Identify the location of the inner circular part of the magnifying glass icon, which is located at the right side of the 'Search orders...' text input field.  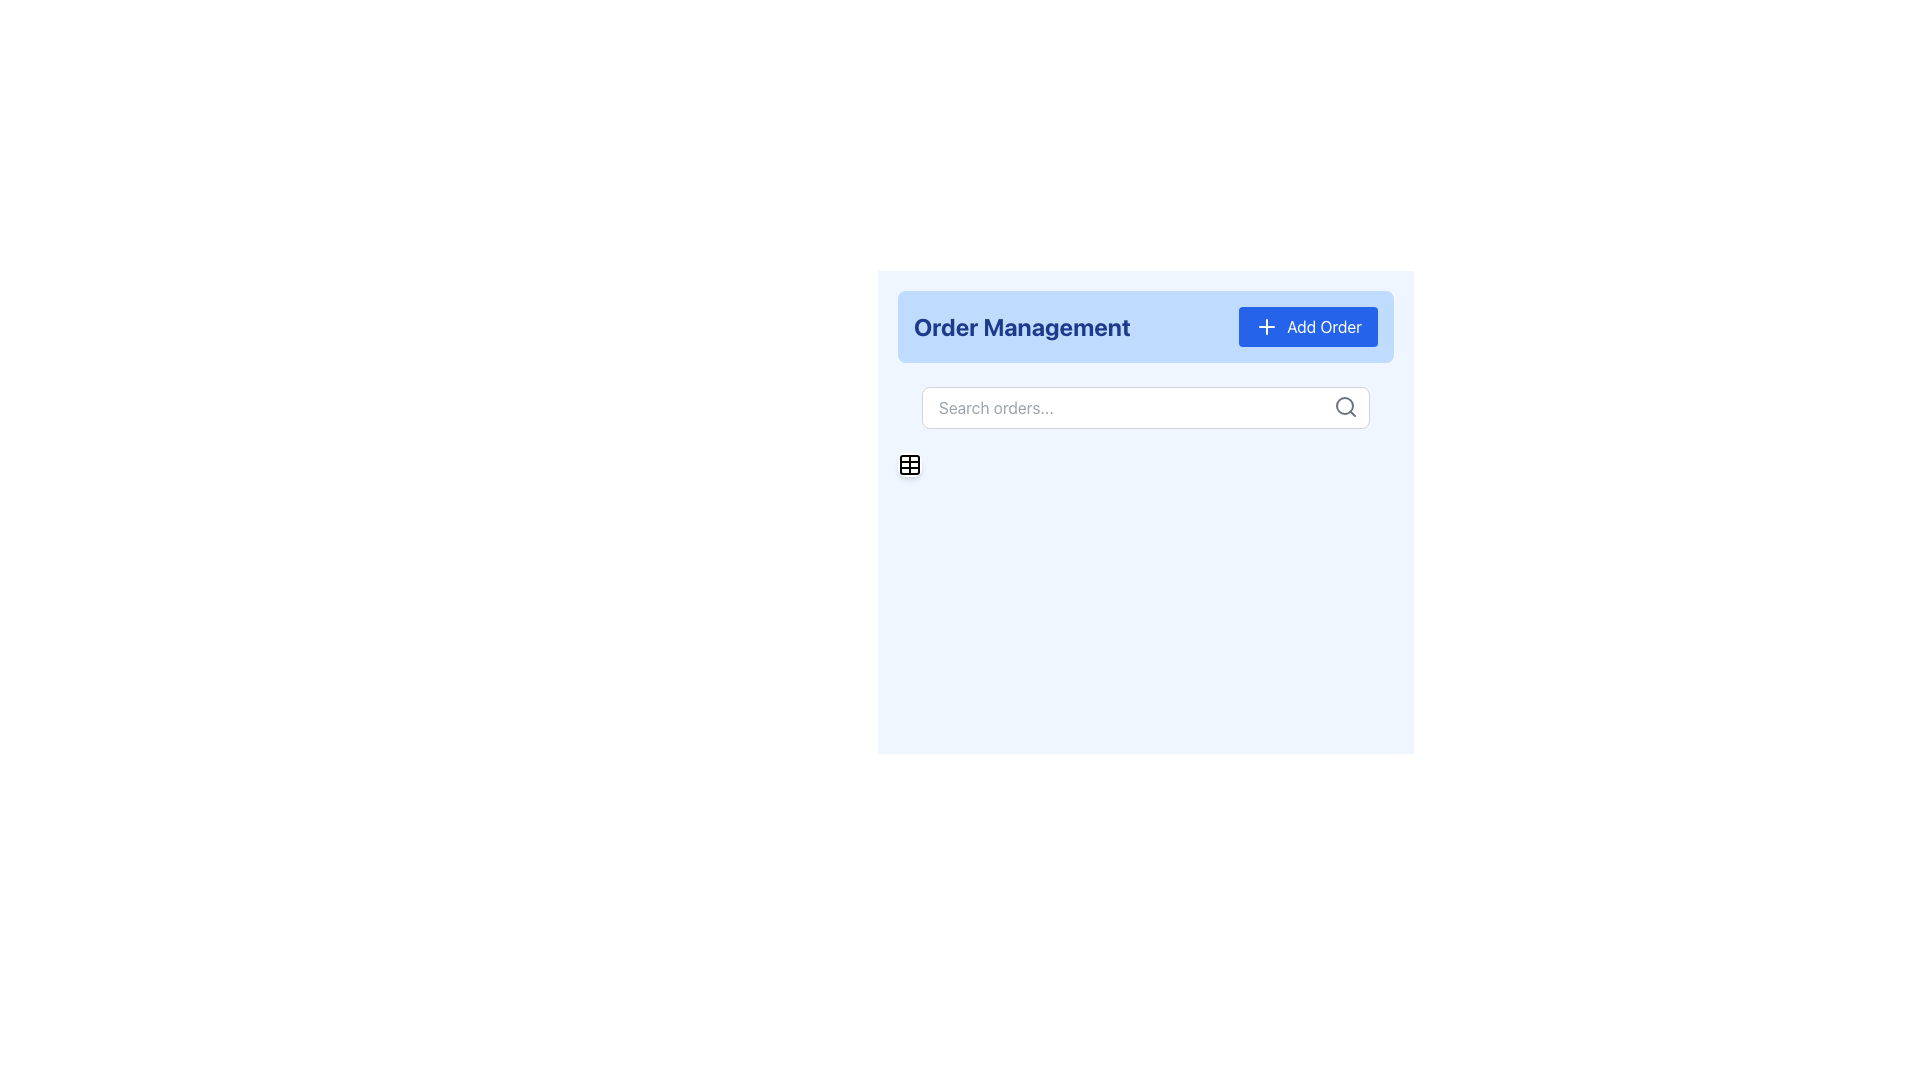
(1344, 405).